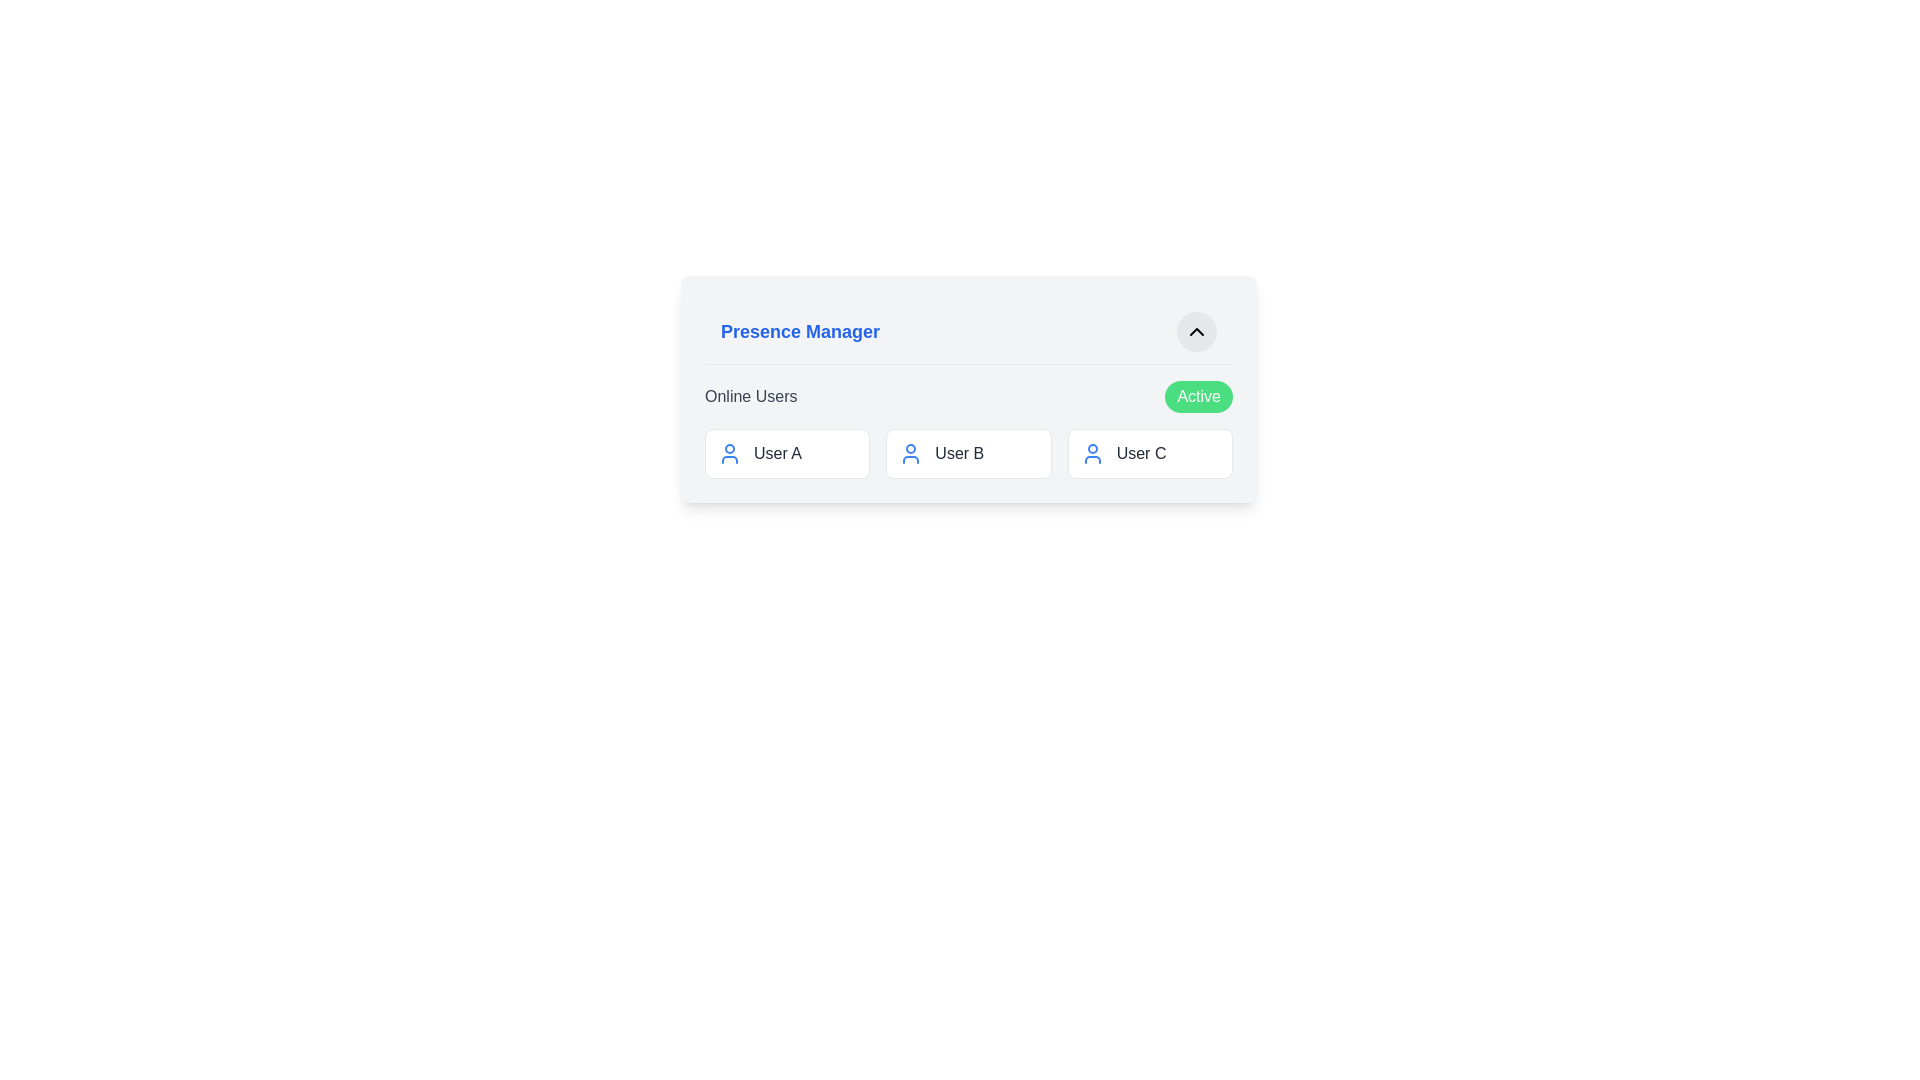 This screenshot has width=1920, height=1080. Describe the element at coordinates (969, 454) in the screenshot. I see `the user card element representing 'User B' in the middle of the three-column layout, situated between 'User A' and 'User C'` at that location.